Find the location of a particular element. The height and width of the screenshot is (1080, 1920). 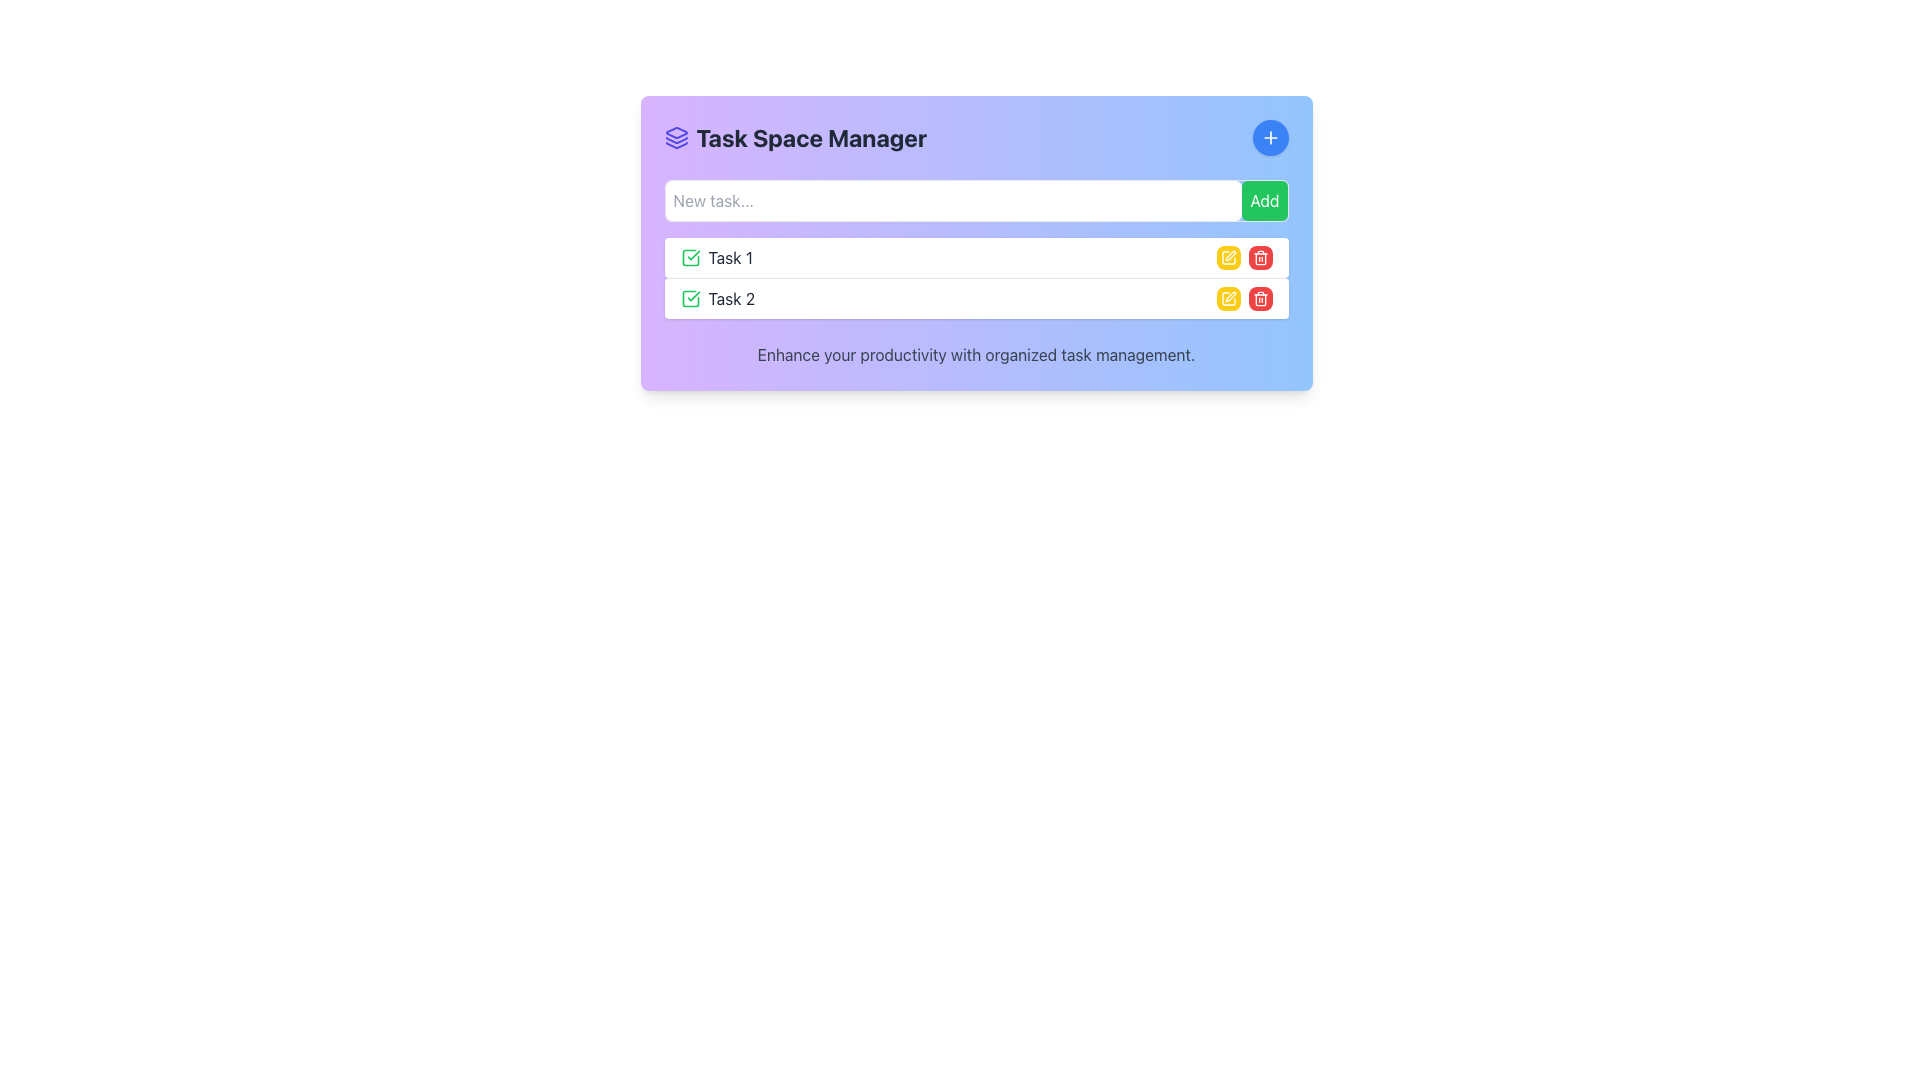

the 'Add Task' button located to the right of the 'New task...' input field is located at coordinates (1263, 200).